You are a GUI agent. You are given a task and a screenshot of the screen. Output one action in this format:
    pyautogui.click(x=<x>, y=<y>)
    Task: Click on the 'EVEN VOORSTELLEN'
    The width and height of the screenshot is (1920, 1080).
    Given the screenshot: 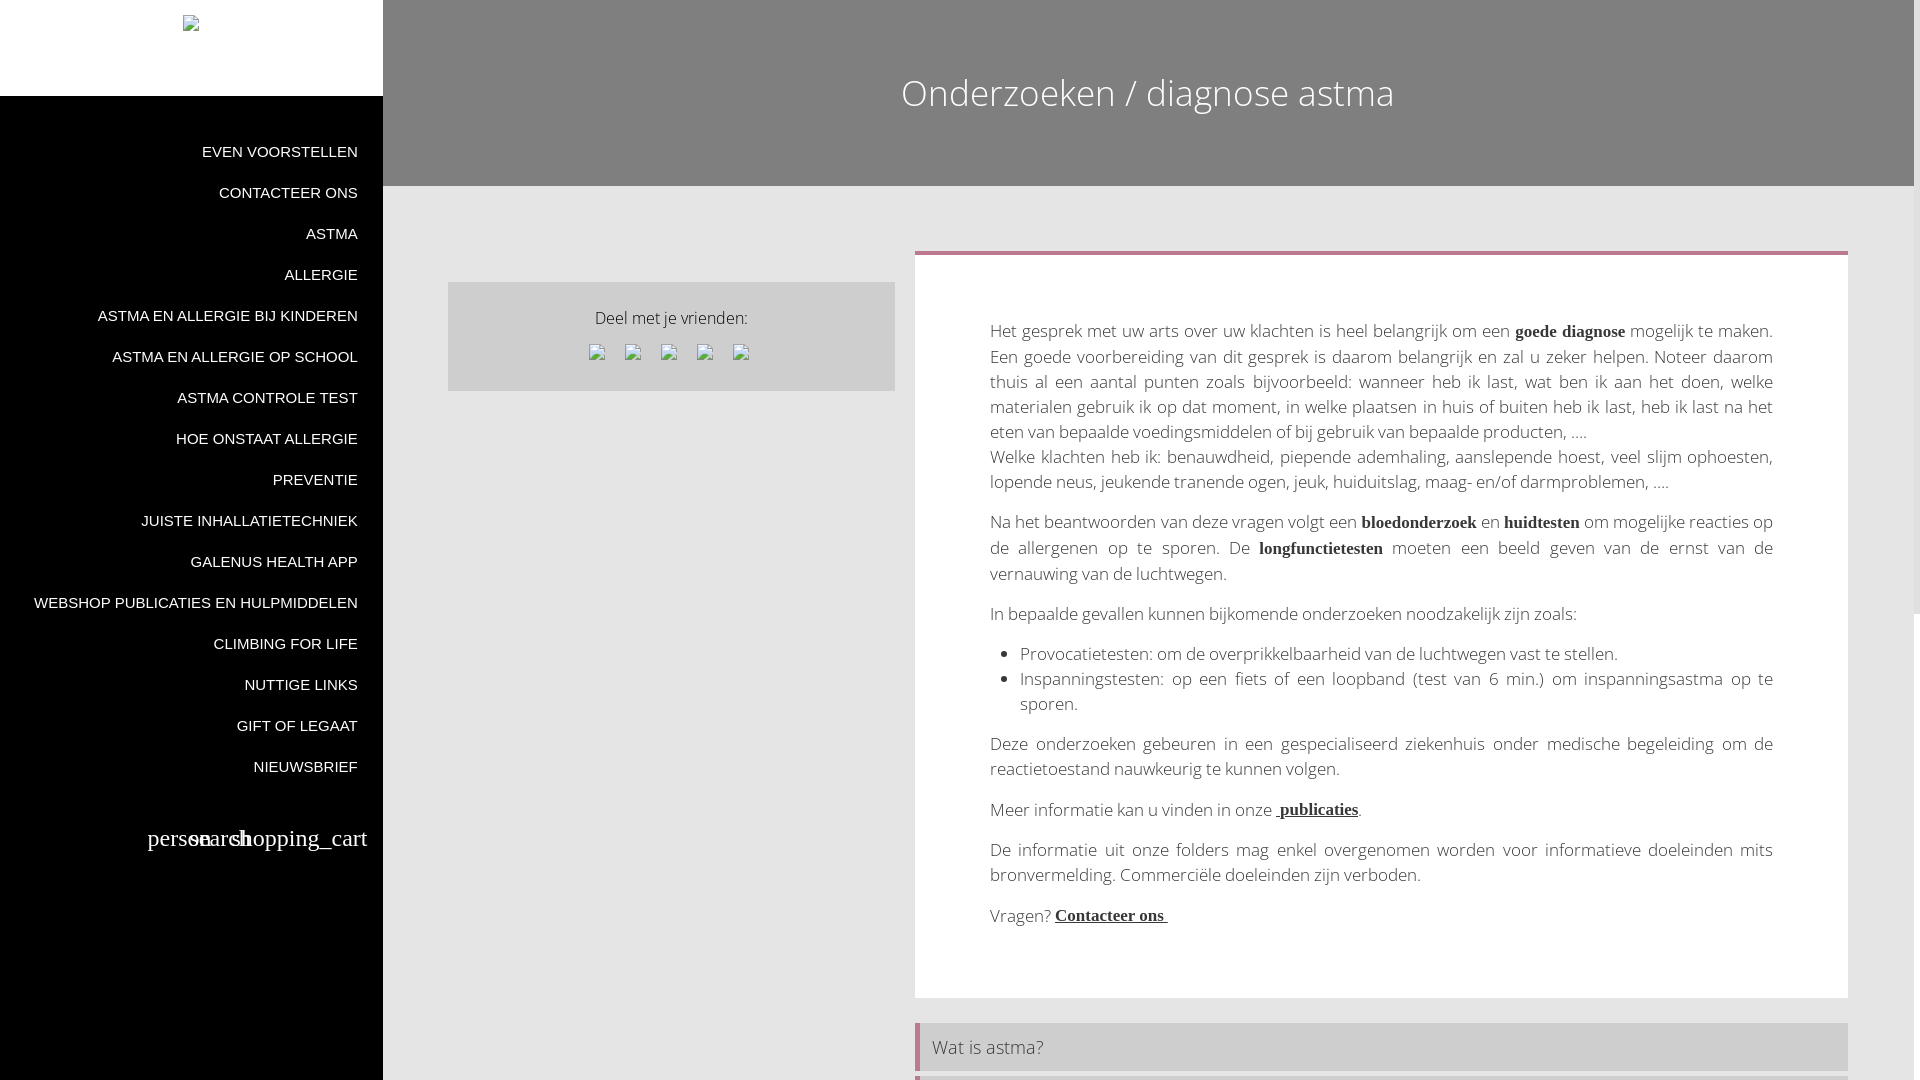 What is the action you would take?
    pyautogui.click(x=191, y=150)
    